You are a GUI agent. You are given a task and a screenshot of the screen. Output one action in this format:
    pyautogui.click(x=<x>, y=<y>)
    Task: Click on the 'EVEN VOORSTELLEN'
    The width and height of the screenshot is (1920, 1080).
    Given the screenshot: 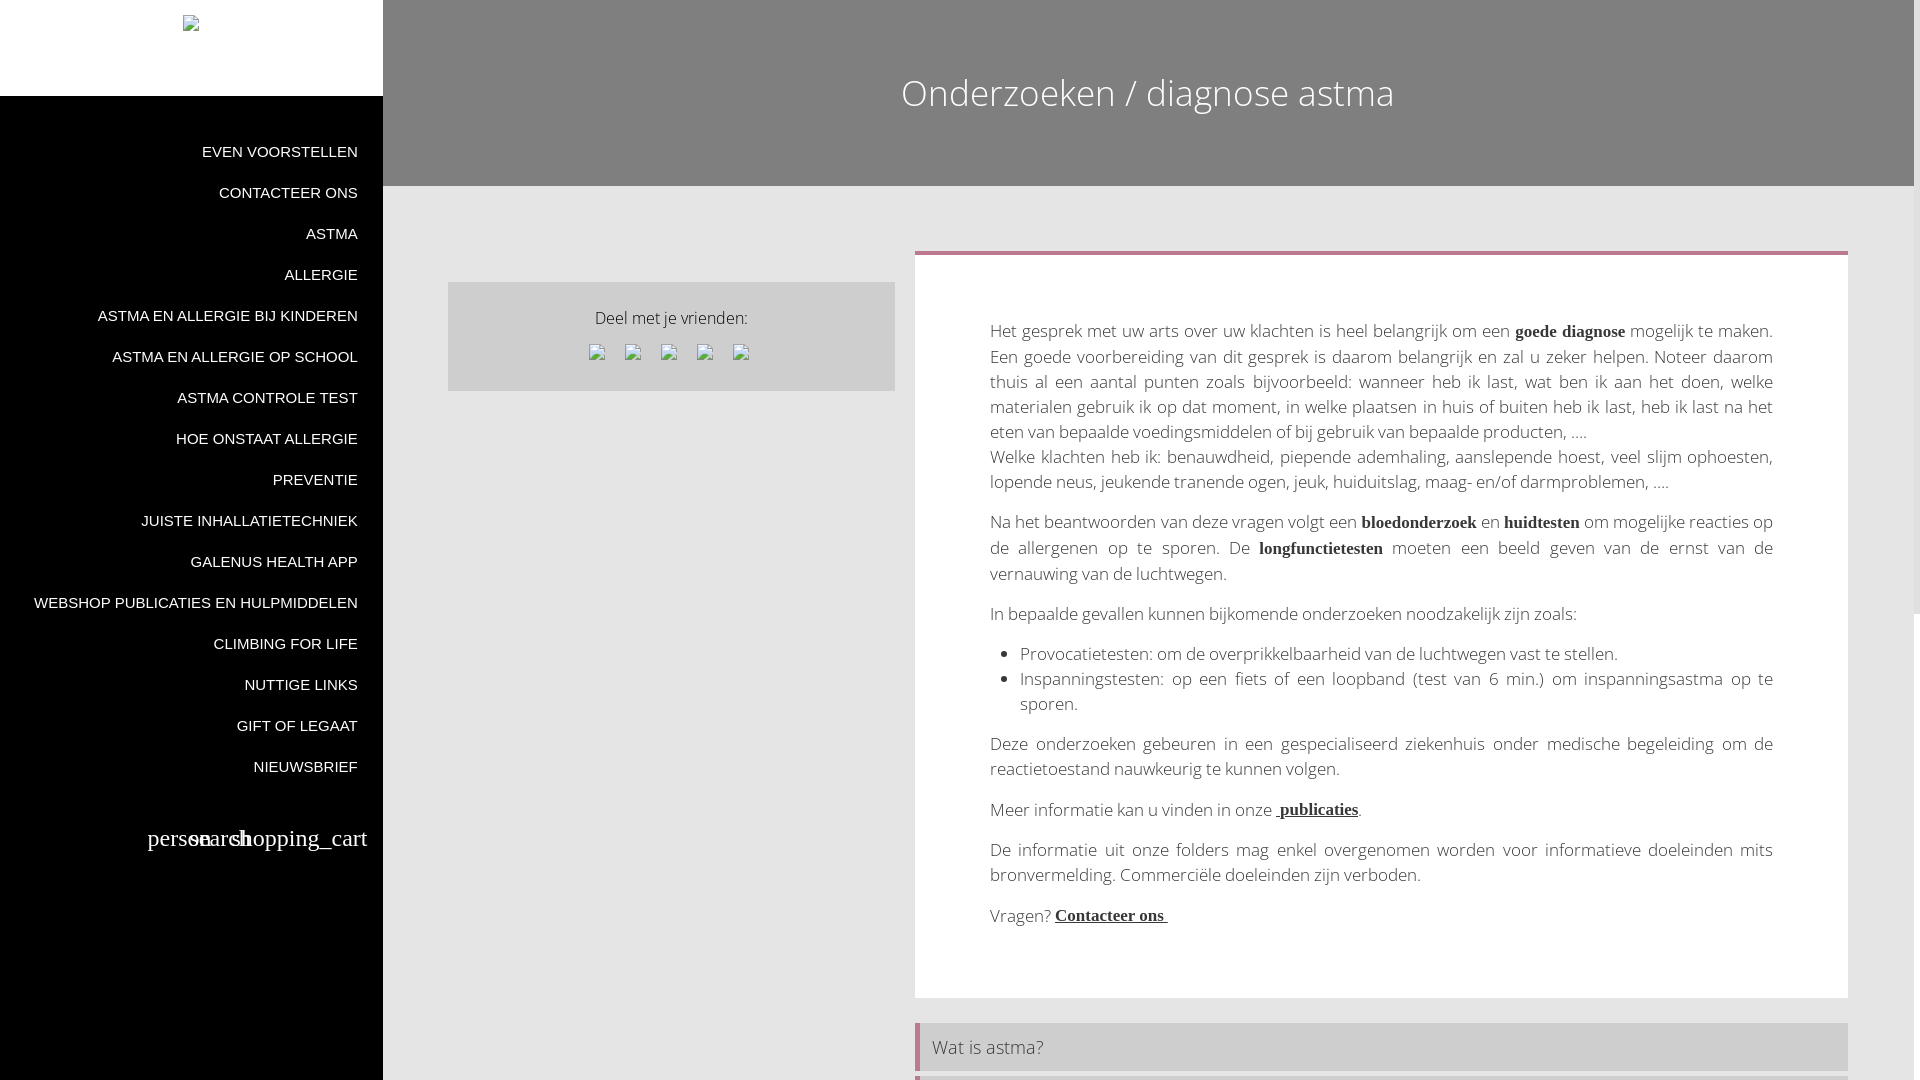 What is the action you would take?
    pyautogui.click(x=191, y=150)
    